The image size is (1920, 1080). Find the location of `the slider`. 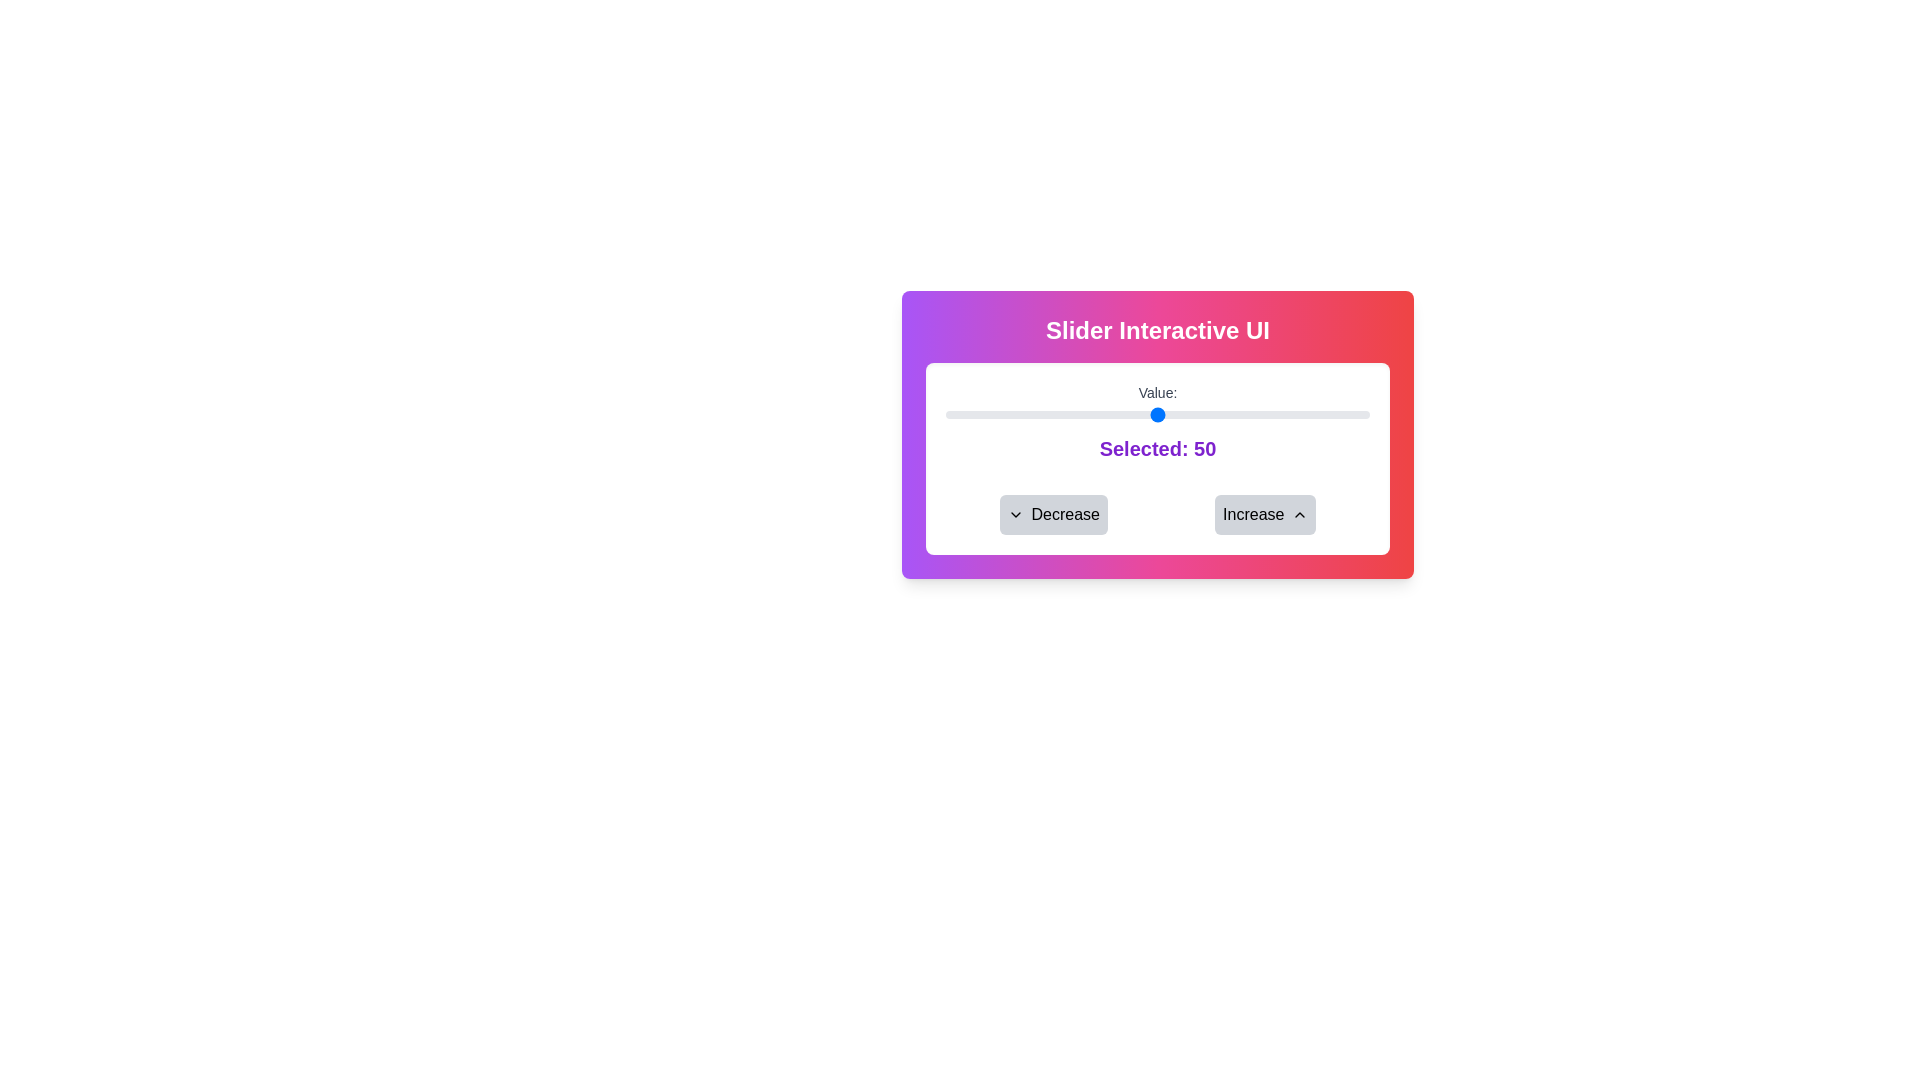

the slider is located at coordinates (1191, 414).